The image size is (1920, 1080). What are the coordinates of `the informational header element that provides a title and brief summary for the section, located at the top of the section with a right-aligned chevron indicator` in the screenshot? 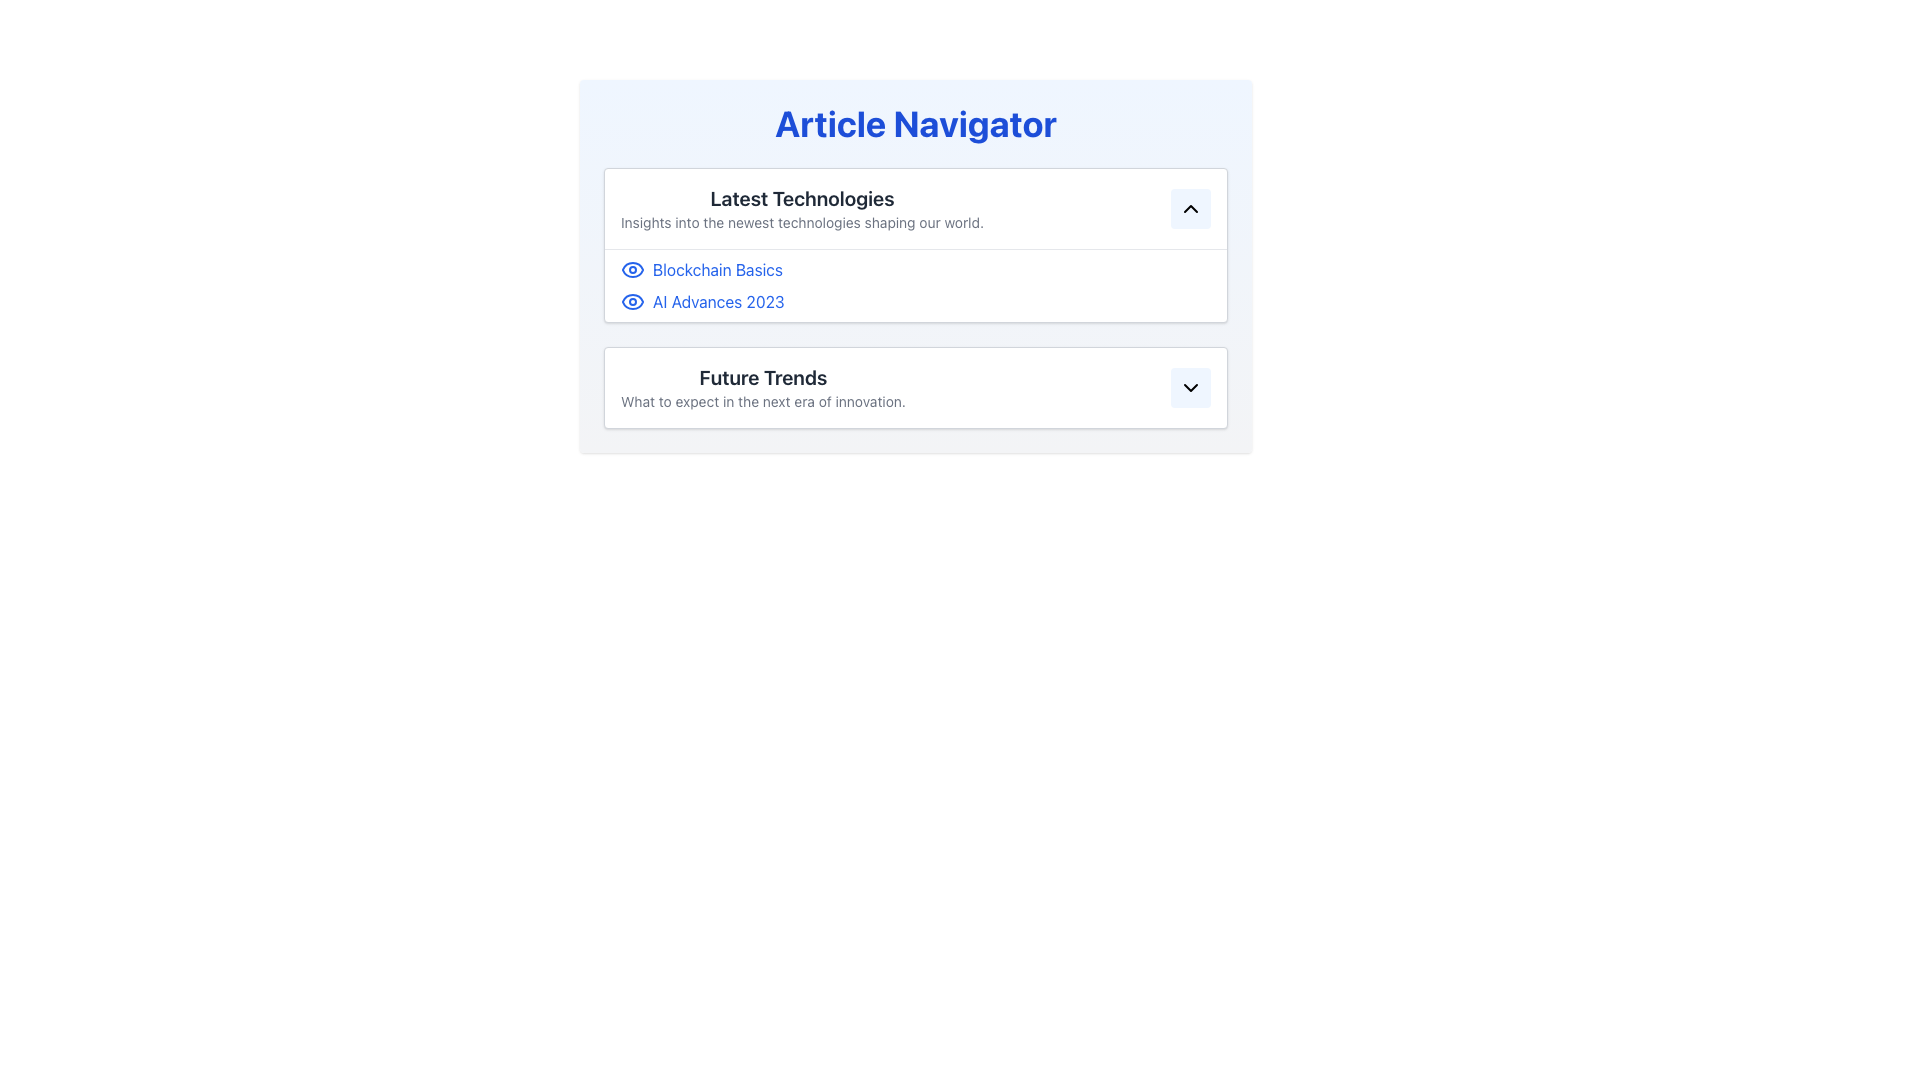 It's located at (802, 208).